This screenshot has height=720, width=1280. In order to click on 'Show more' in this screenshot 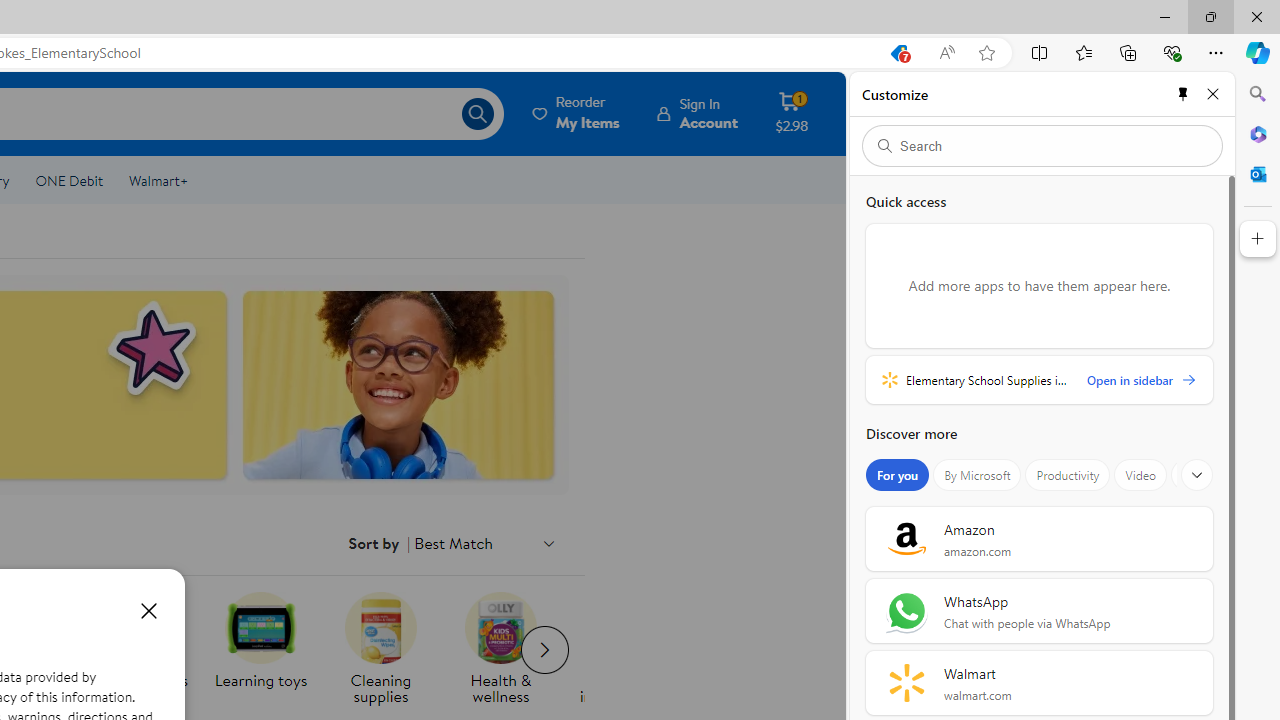, I will do `click(1197, 475)`.